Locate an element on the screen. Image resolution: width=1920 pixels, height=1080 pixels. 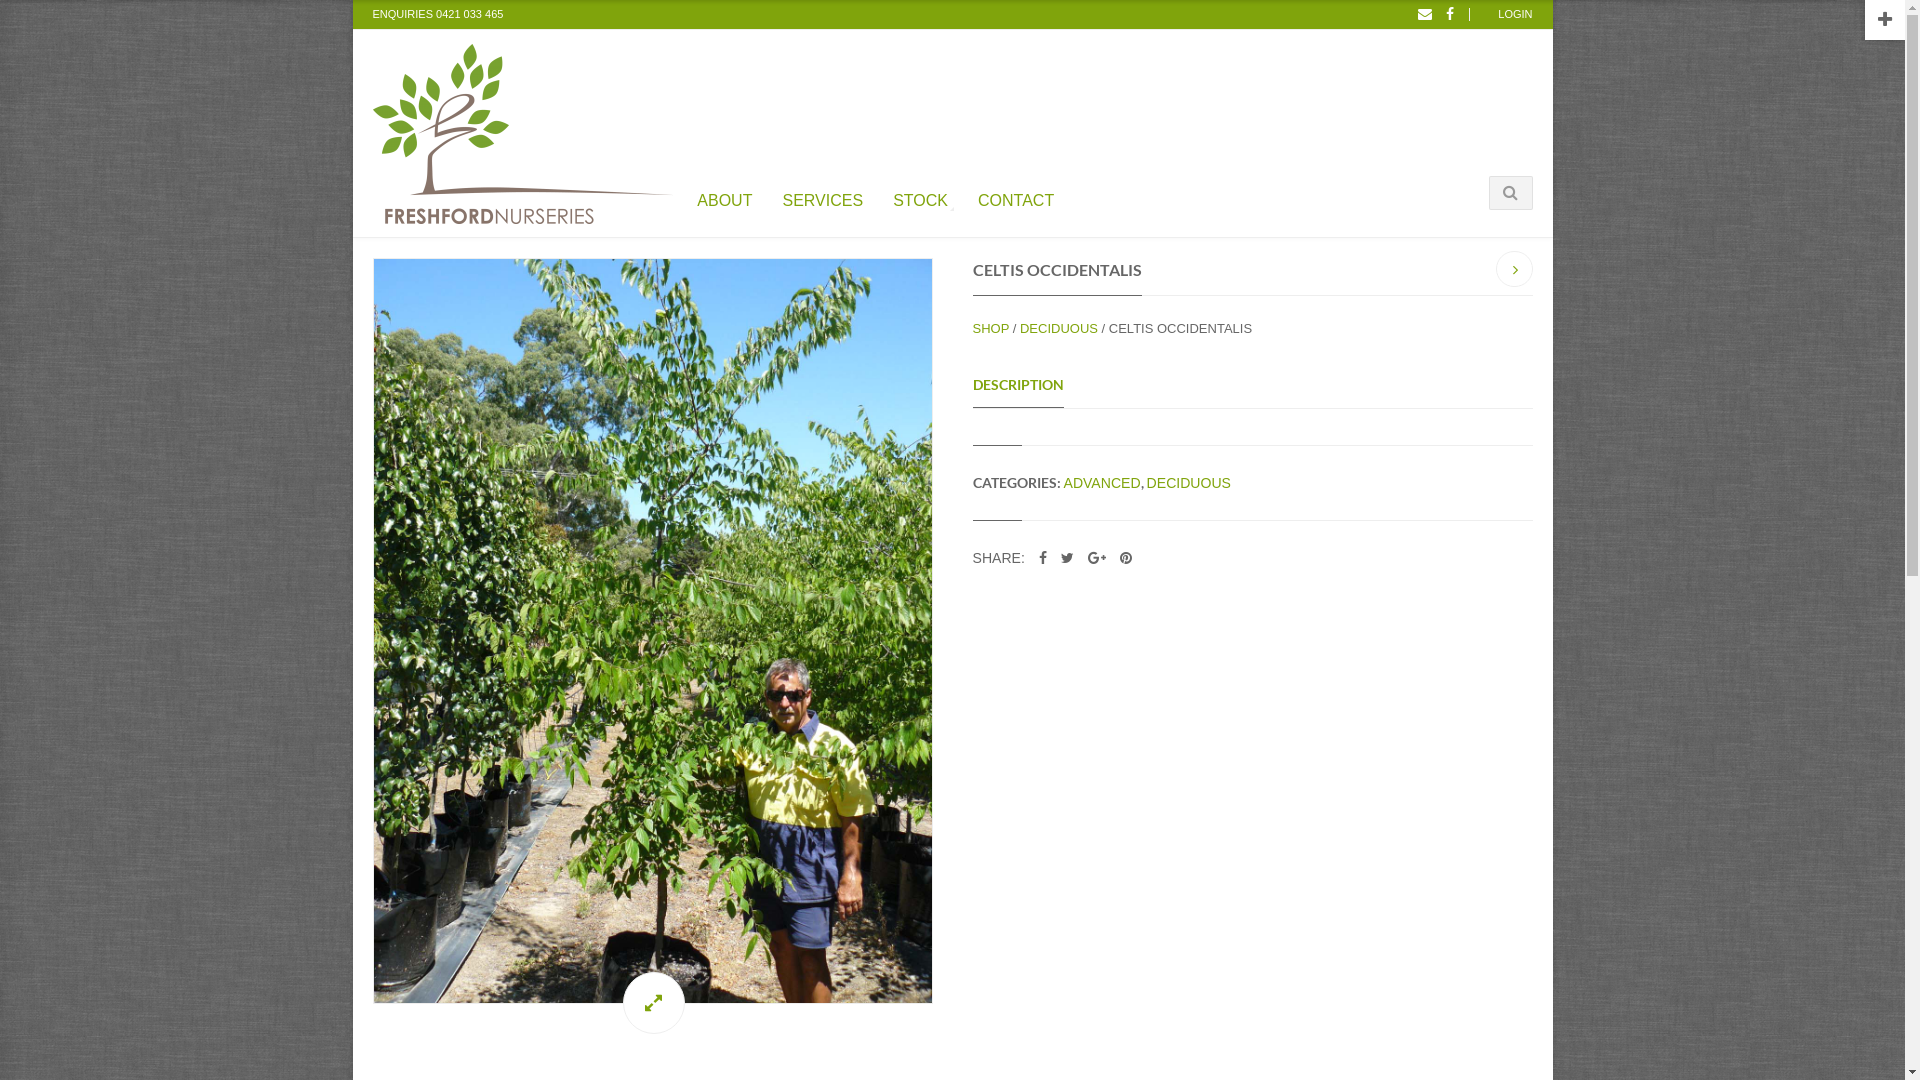
'SERVICES' is located at coordinates (822, 196).